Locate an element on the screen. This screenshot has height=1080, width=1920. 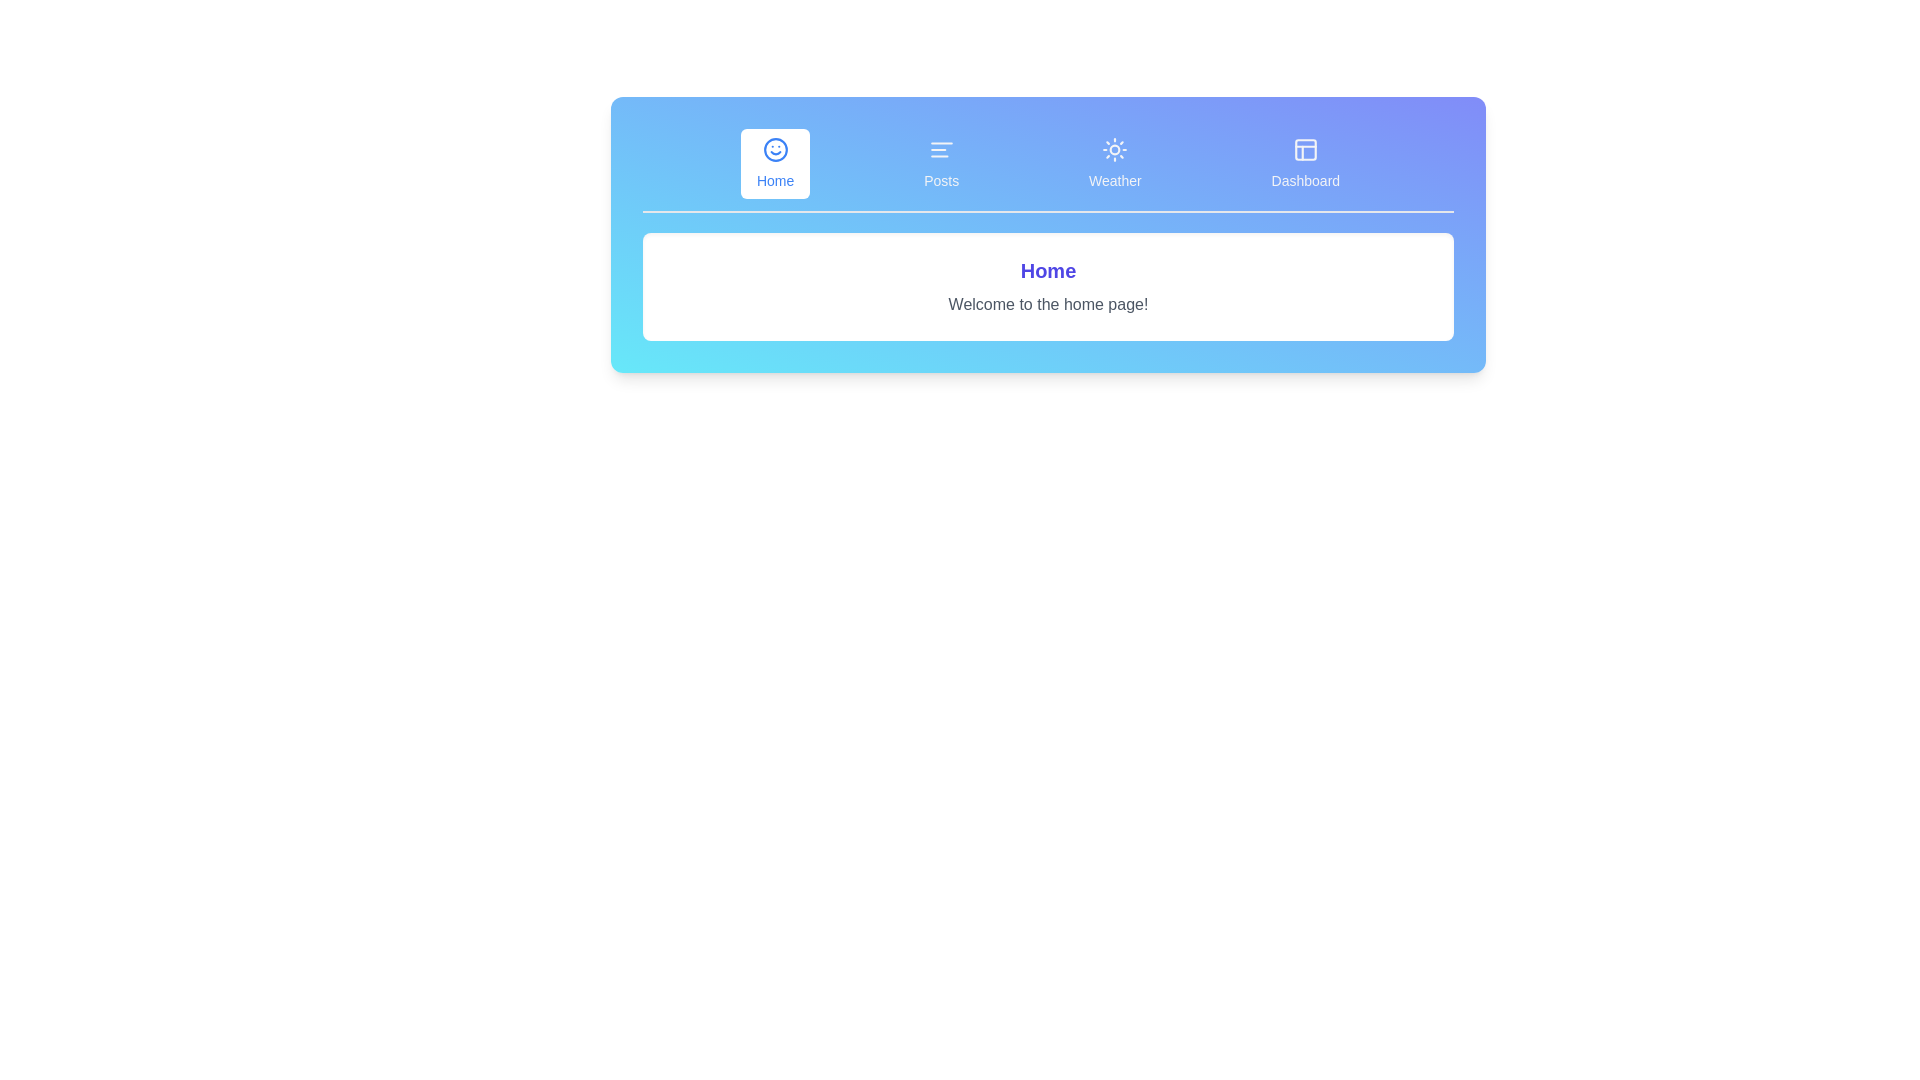
the tab labeled Dashboard is located at coordinates (1305, 163).